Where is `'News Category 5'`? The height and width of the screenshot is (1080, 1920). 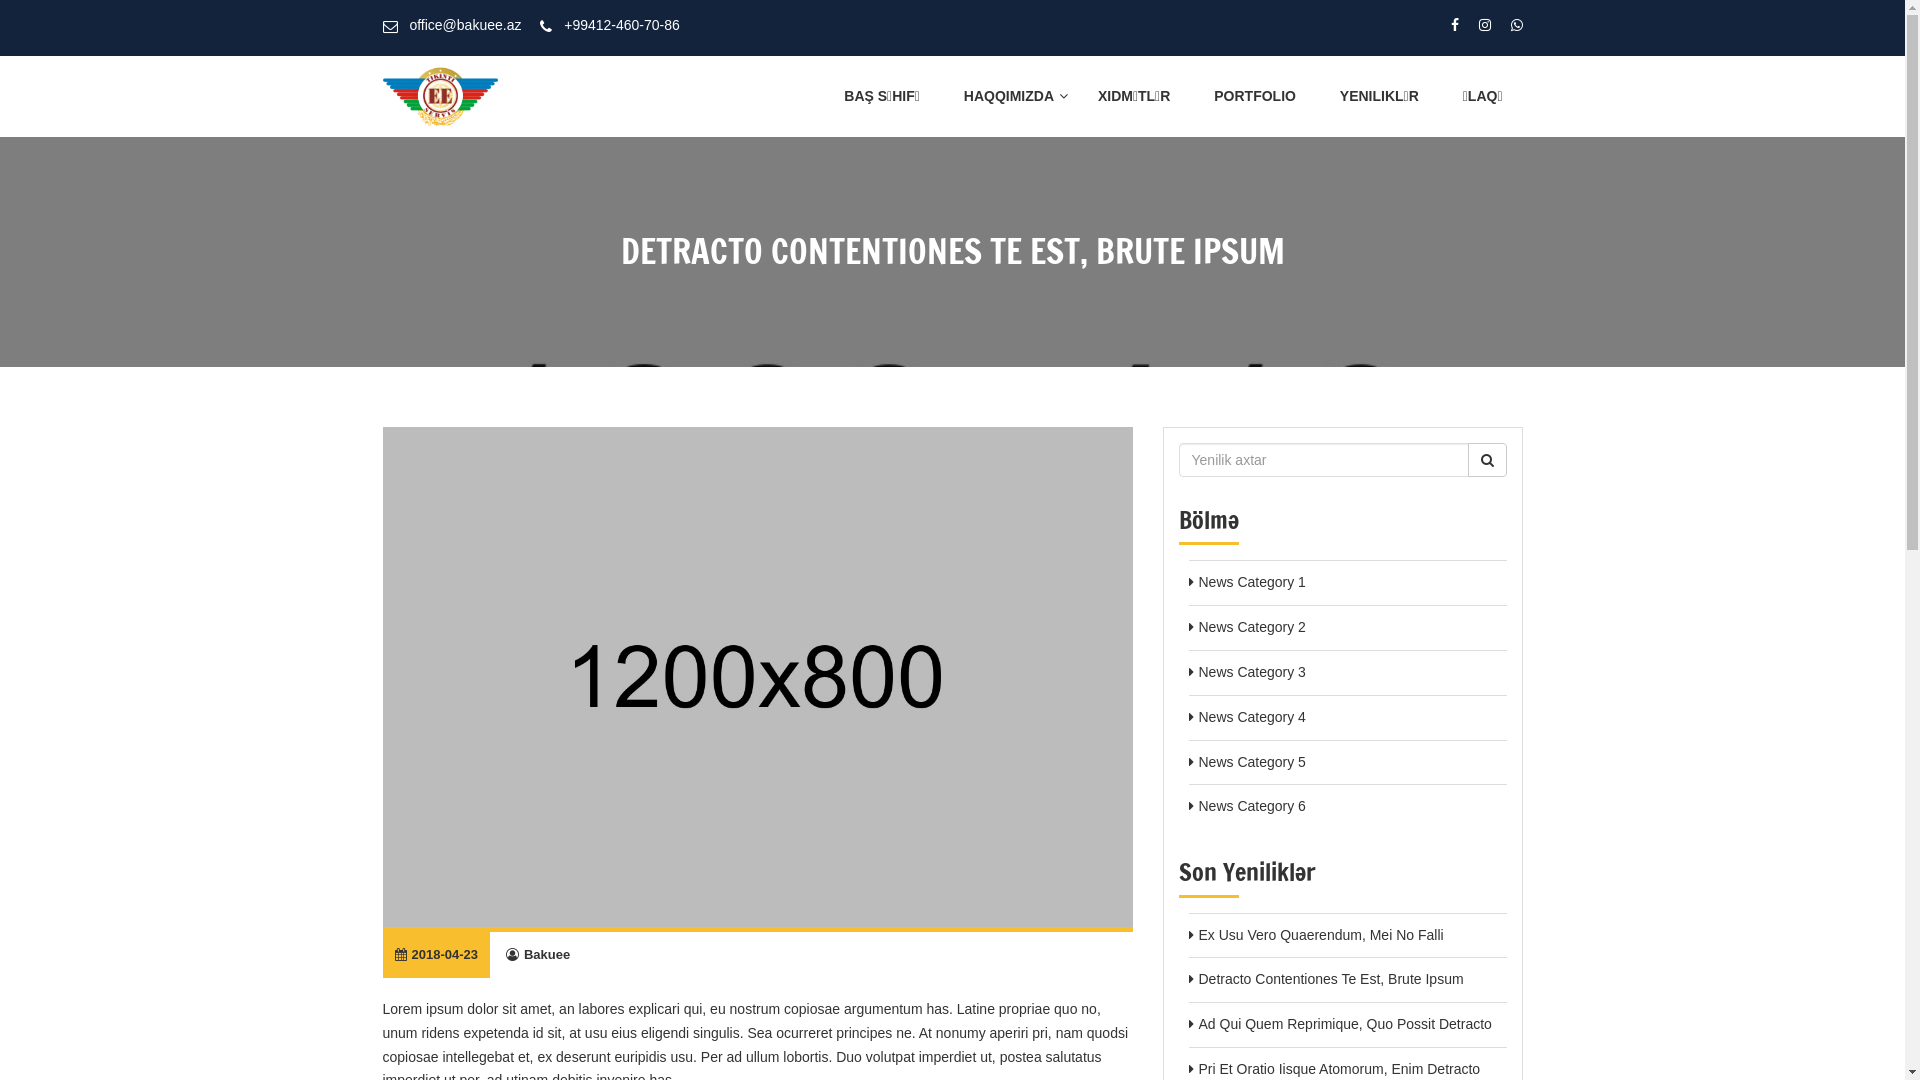
'News Category 5' is located at coordinates (1198, 762).